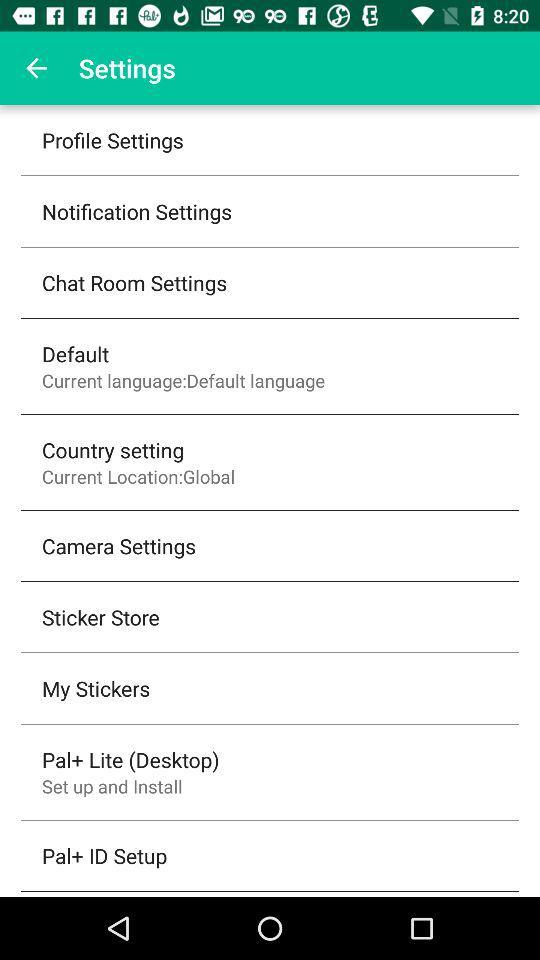 The height and width of the screenshot is (960, 540). Describe the element at coordinates (134, 281) in the screenshot. I see `item above default icon` at that location.